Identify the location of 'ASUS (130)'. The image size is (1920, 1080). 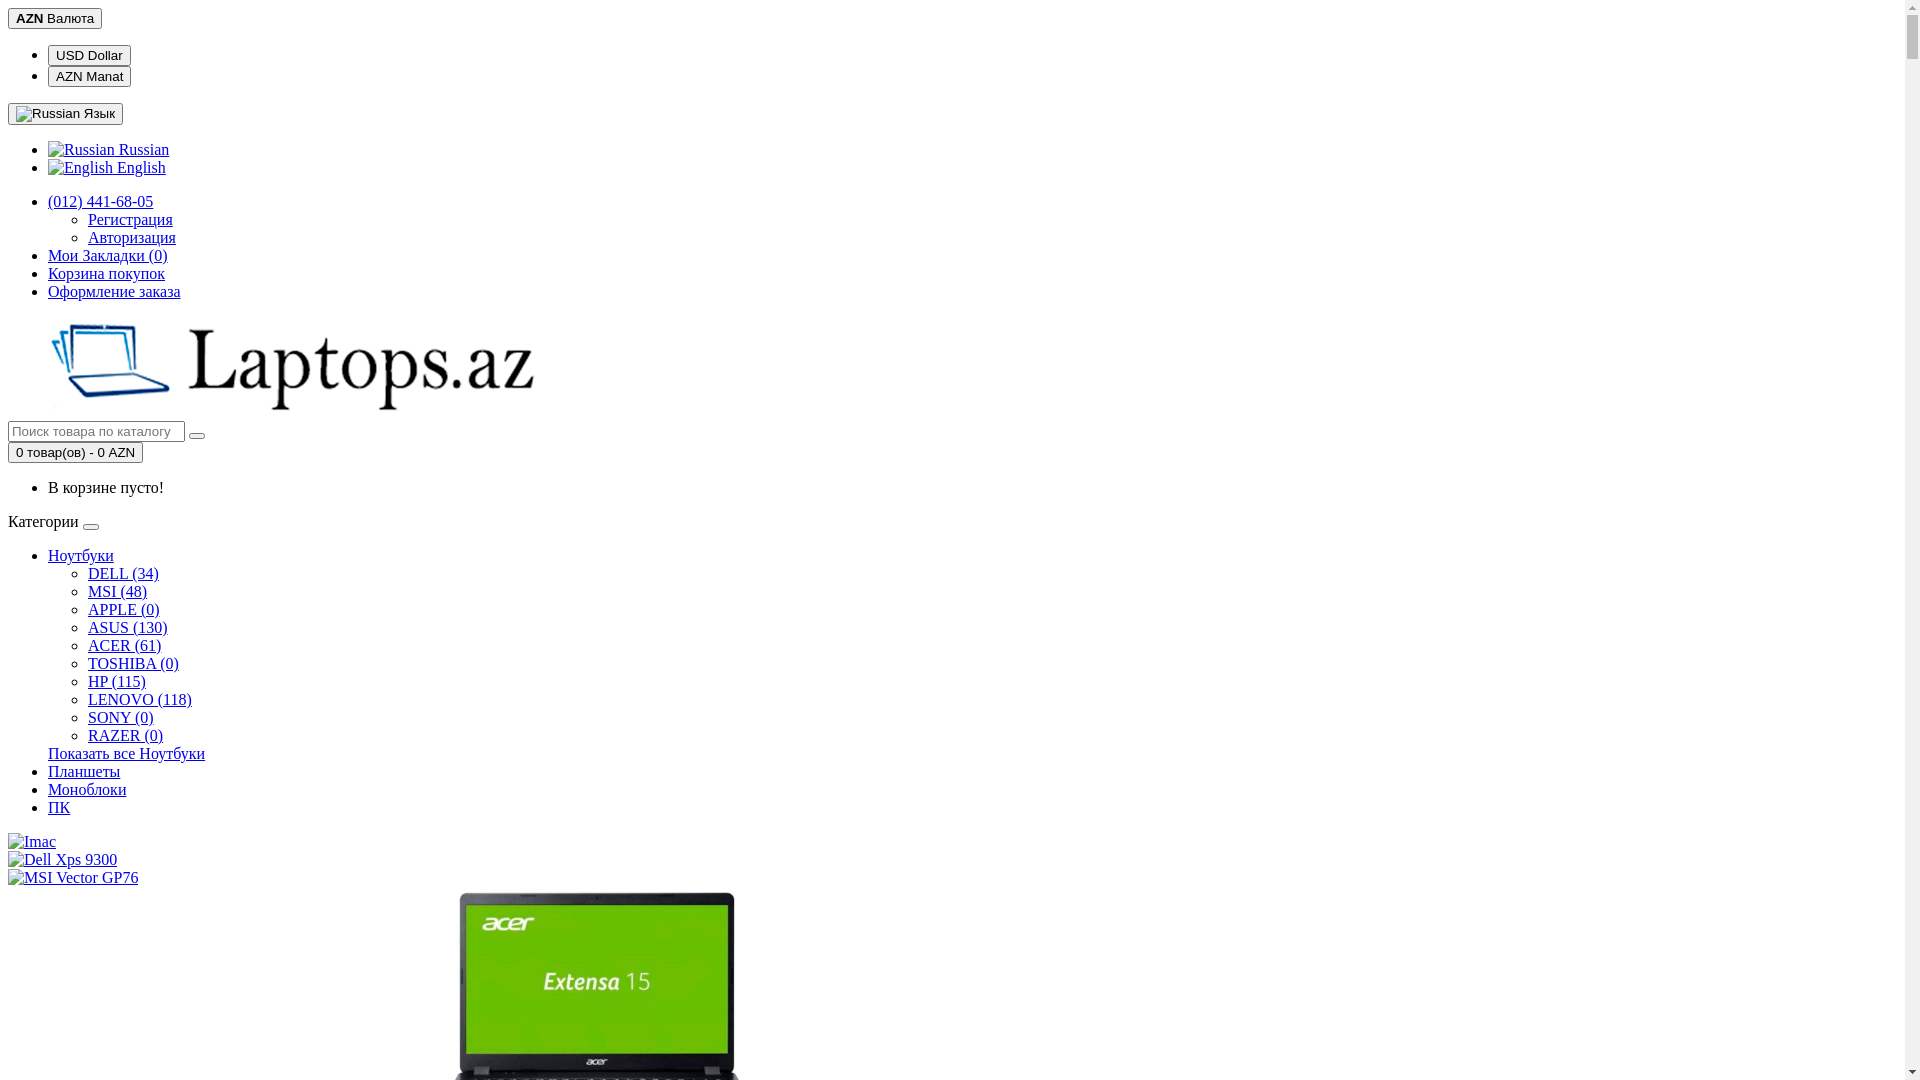
(86, 626).